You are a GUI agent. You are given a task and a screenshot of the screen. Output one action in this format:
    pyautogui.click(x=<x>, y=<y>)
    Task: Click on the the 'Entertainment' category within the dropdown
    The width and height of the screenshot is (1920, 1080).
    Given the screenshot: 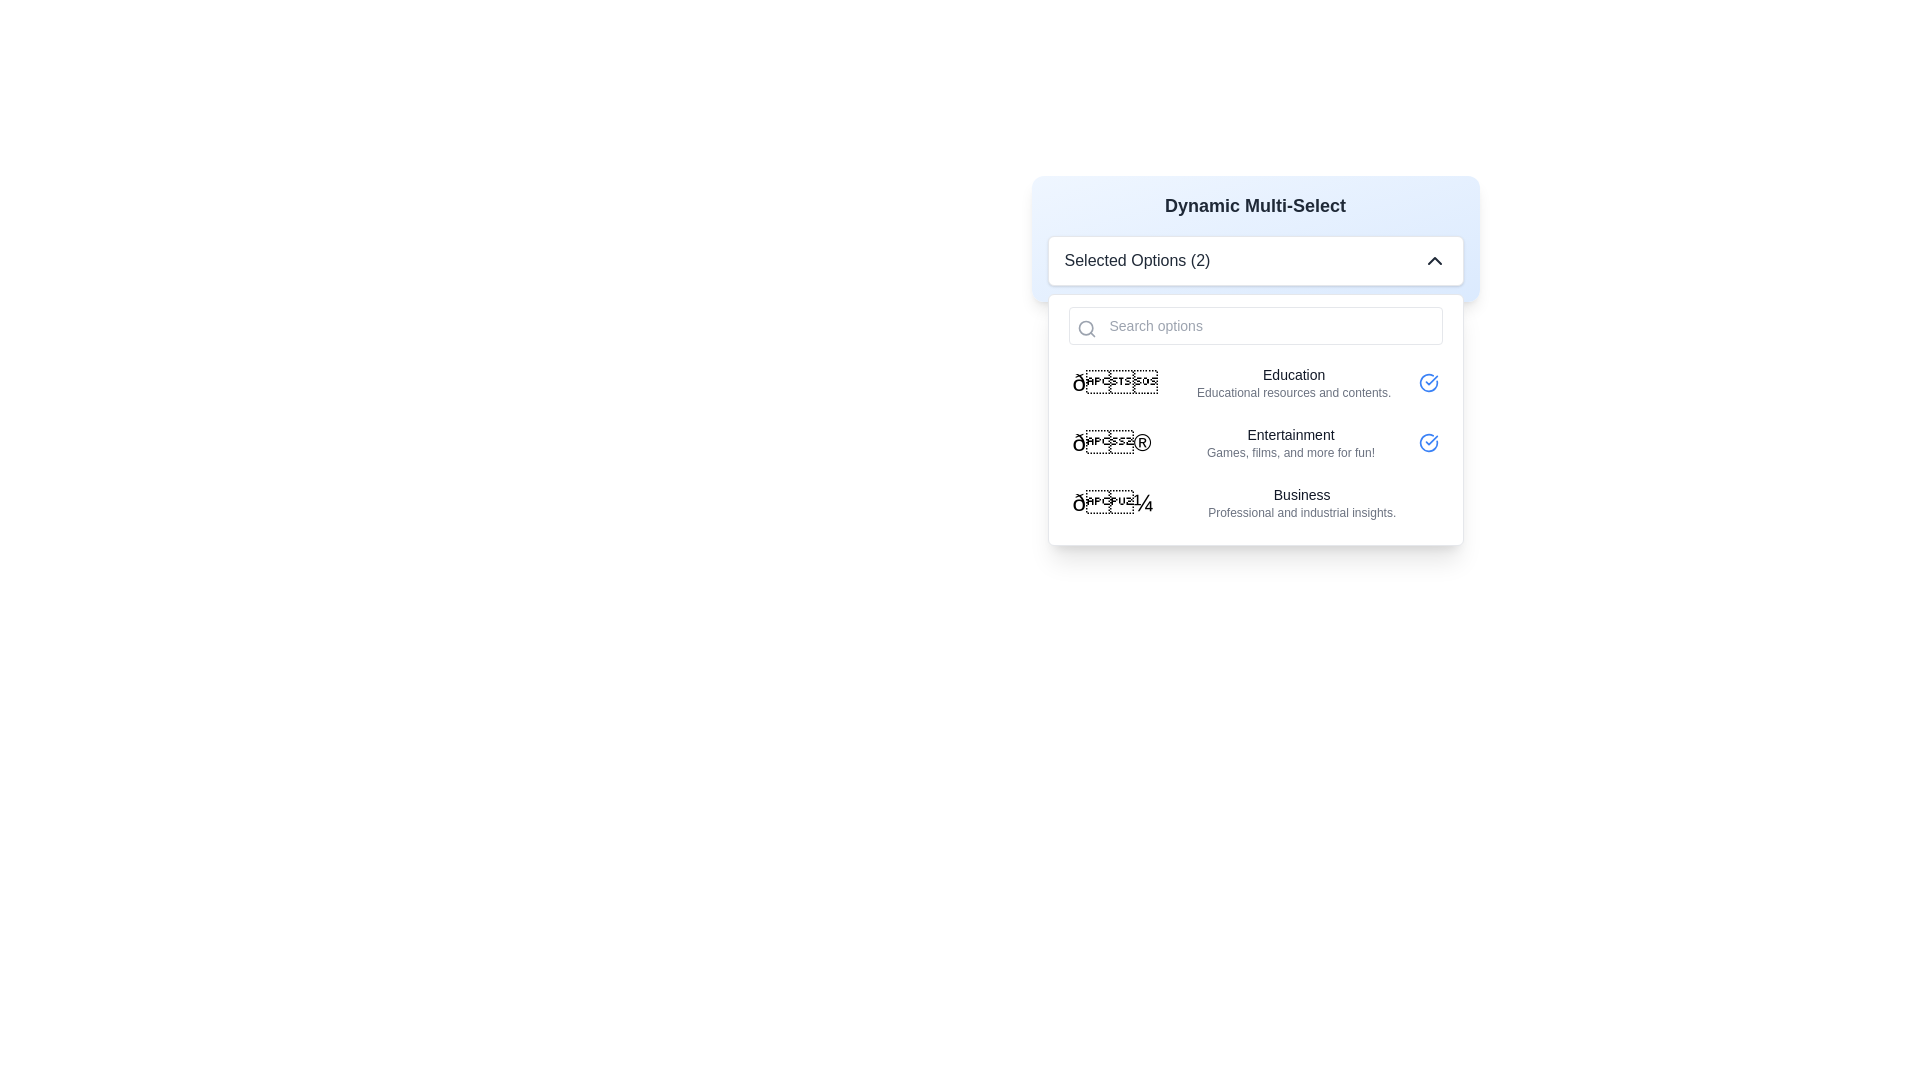 What is the action you would take?
    pyautogui.click(x=1254, y=442)
    